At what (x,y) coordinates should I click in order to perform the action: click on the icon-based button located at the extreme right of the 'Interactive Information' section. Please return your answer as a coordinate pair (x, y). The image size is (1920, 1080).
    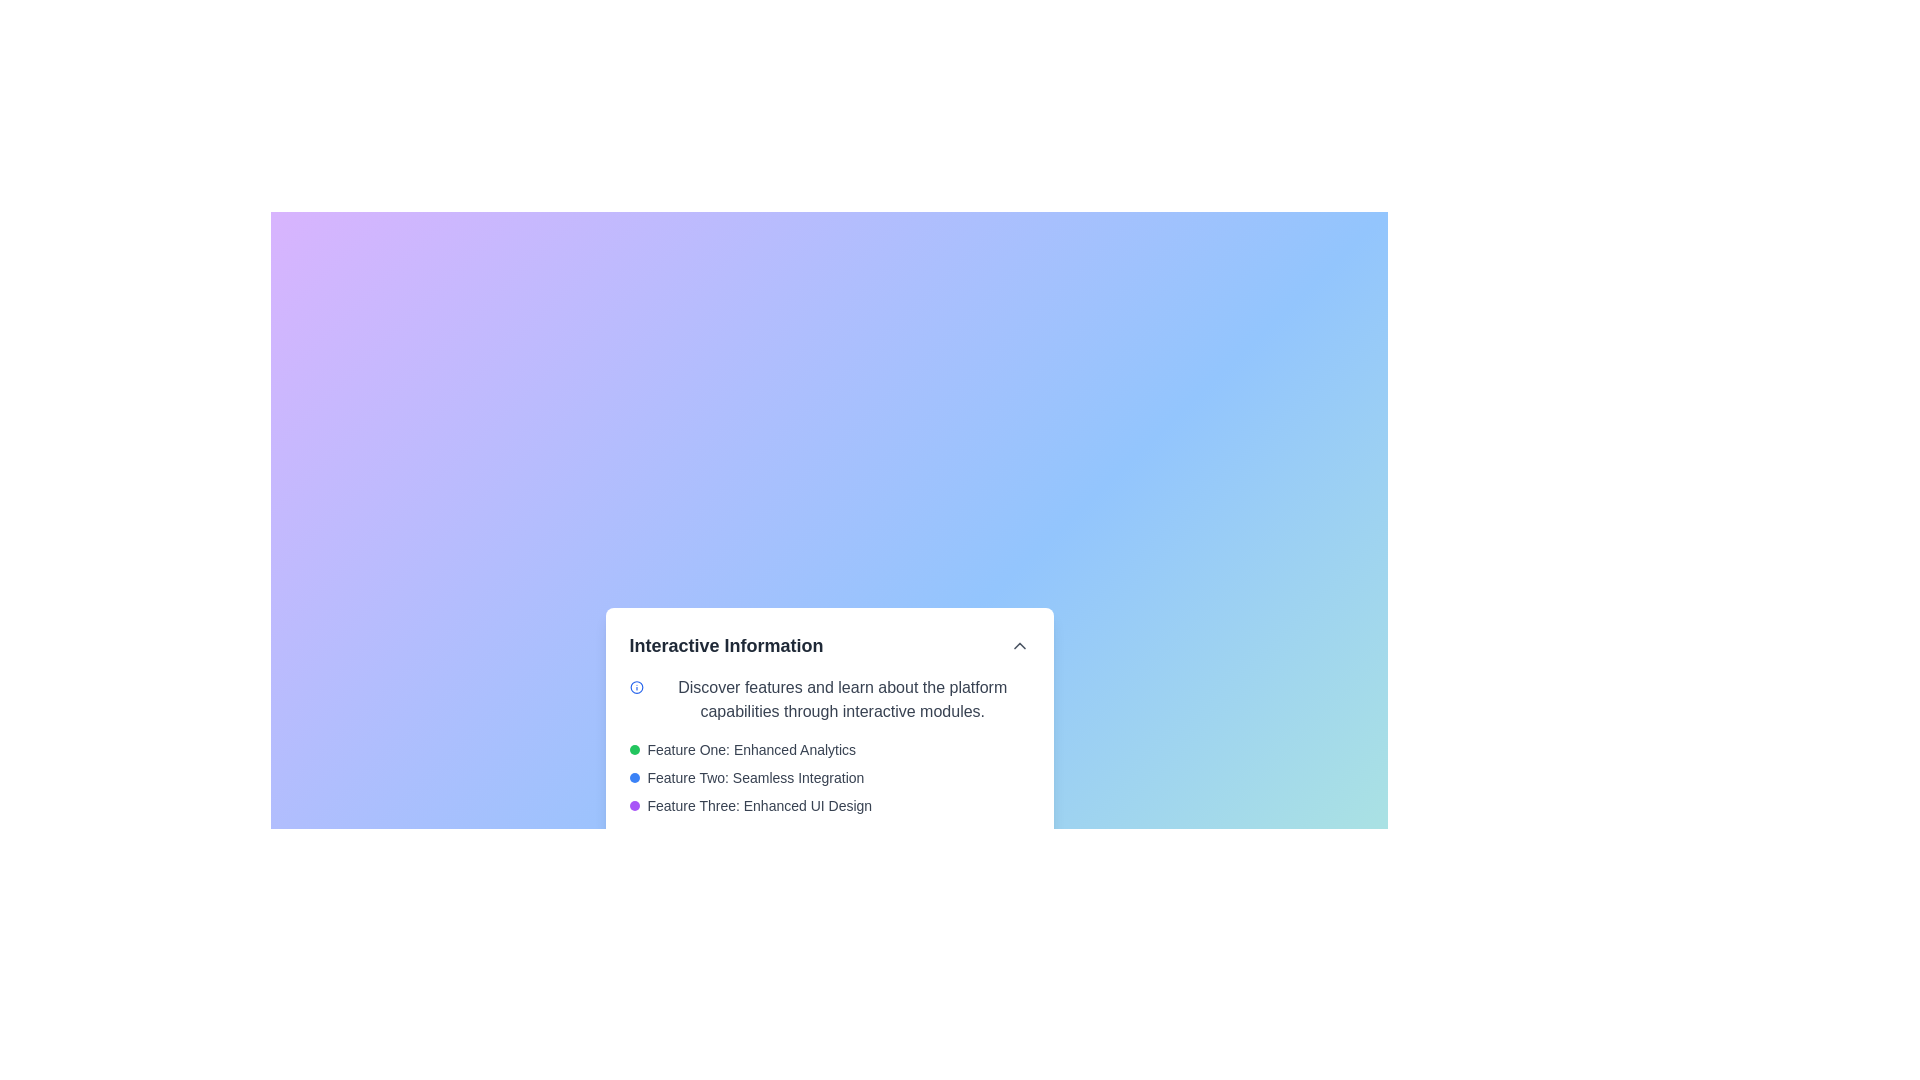
    Looking at the image, I should click on (1019, 645).